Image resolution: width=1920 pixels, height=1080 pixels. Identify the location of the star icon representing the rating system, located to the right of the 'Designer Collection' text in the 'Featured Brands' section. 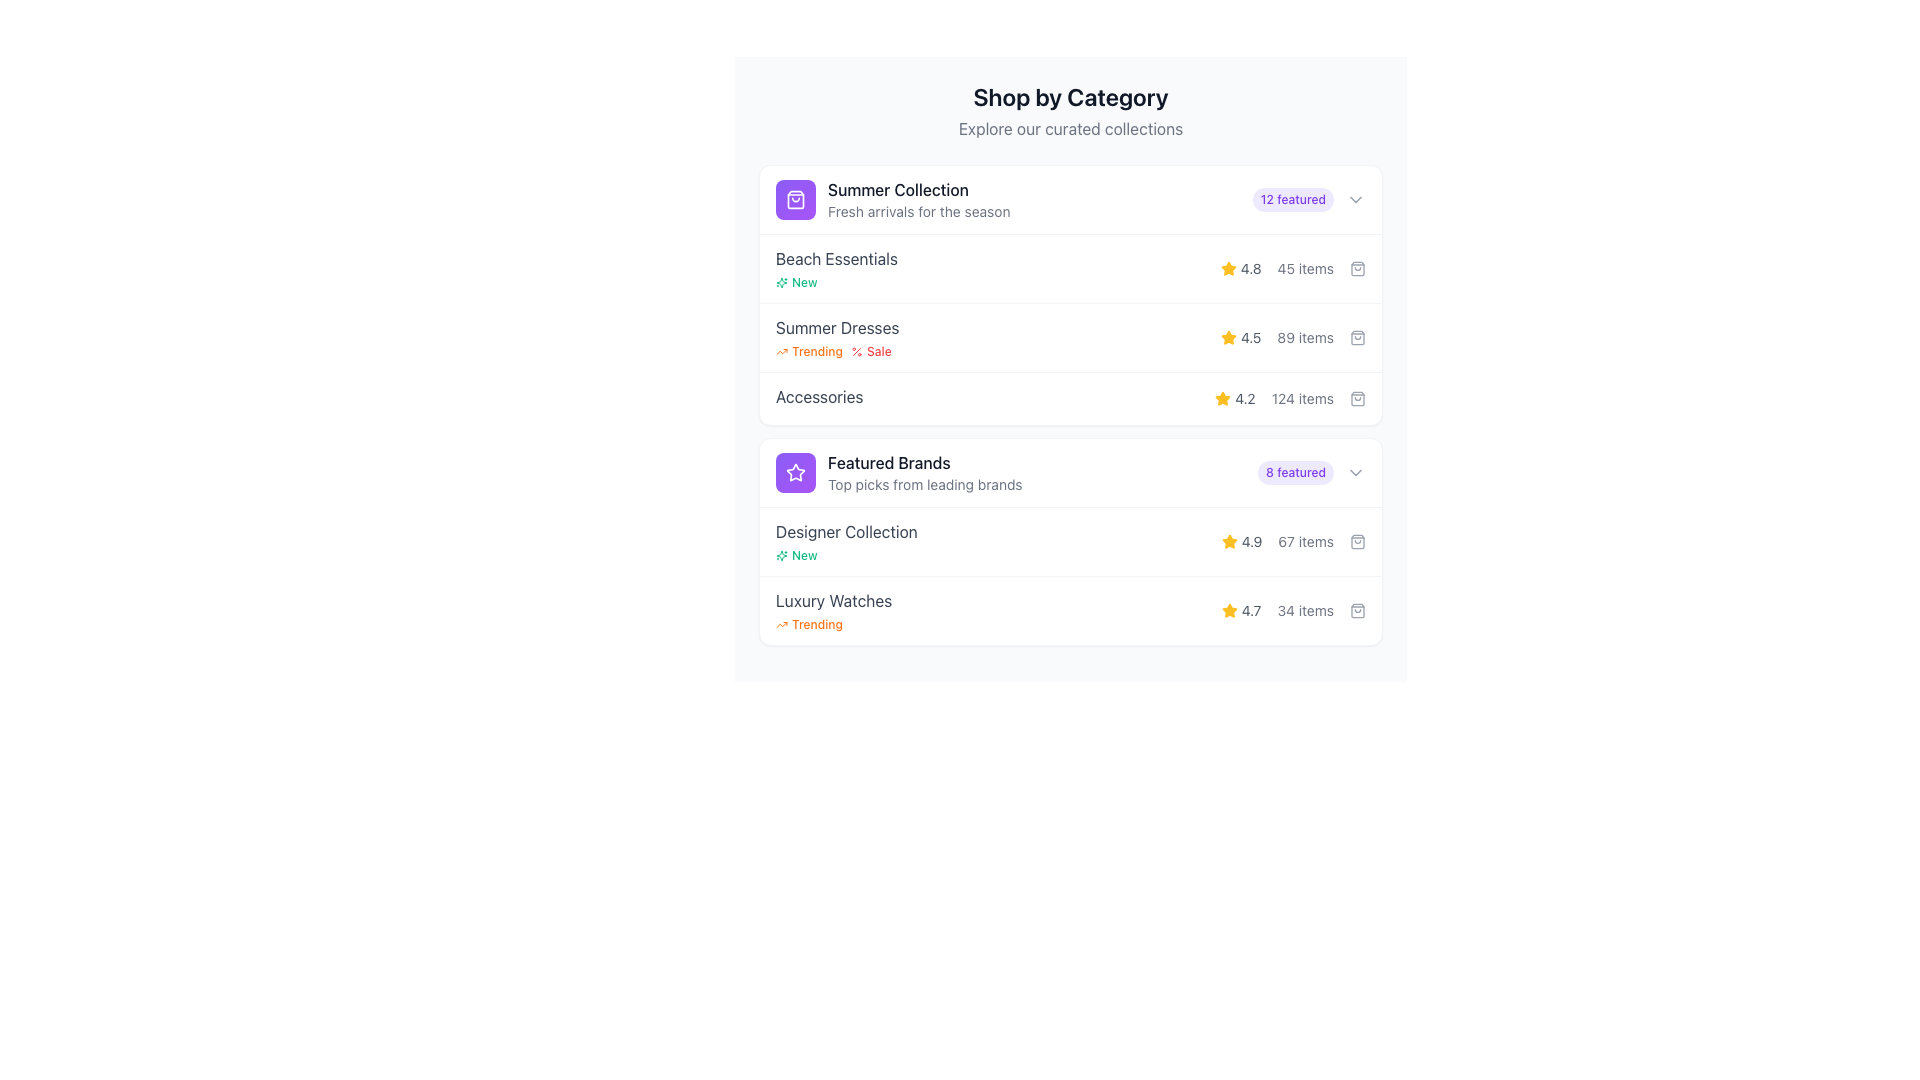
(1228, 542).